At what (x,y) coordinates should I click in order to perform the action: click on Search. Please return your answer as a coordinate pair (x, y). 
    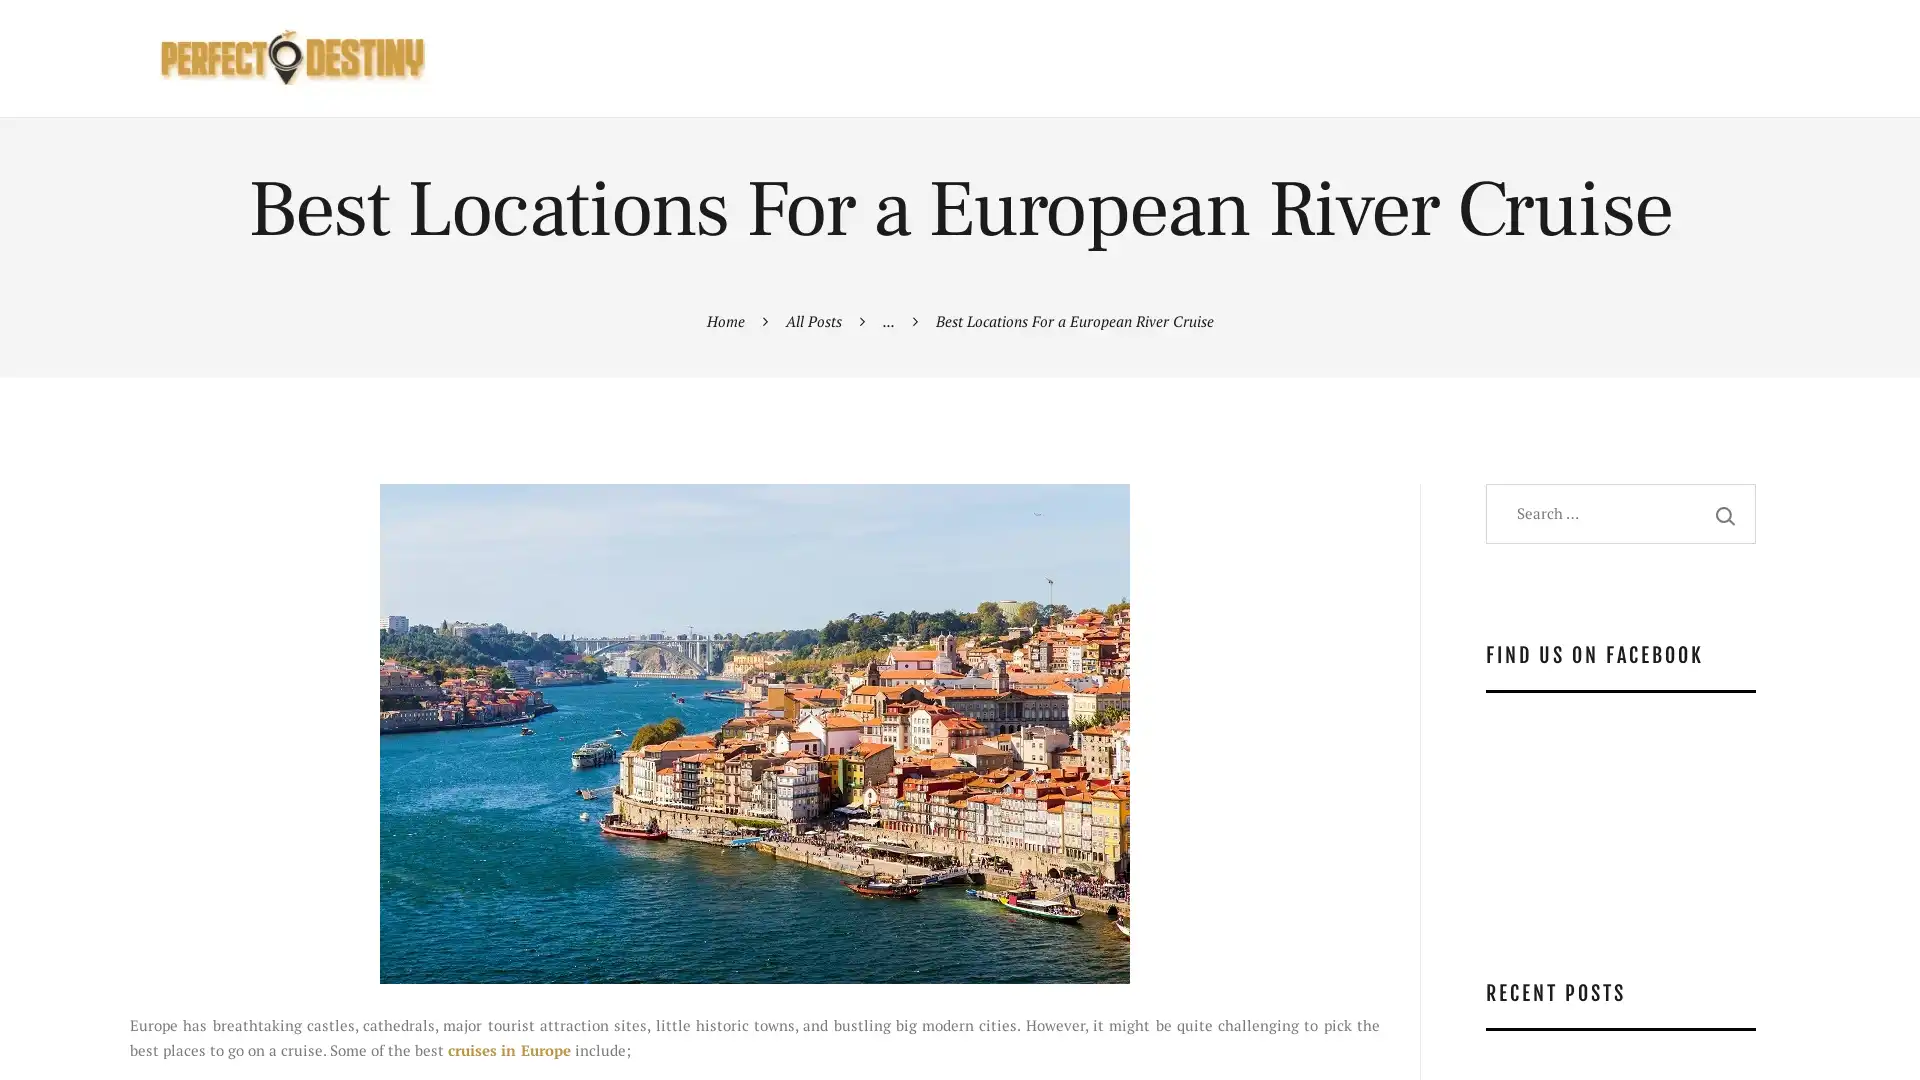
    Looking at the image, I should click on (1728, 514).